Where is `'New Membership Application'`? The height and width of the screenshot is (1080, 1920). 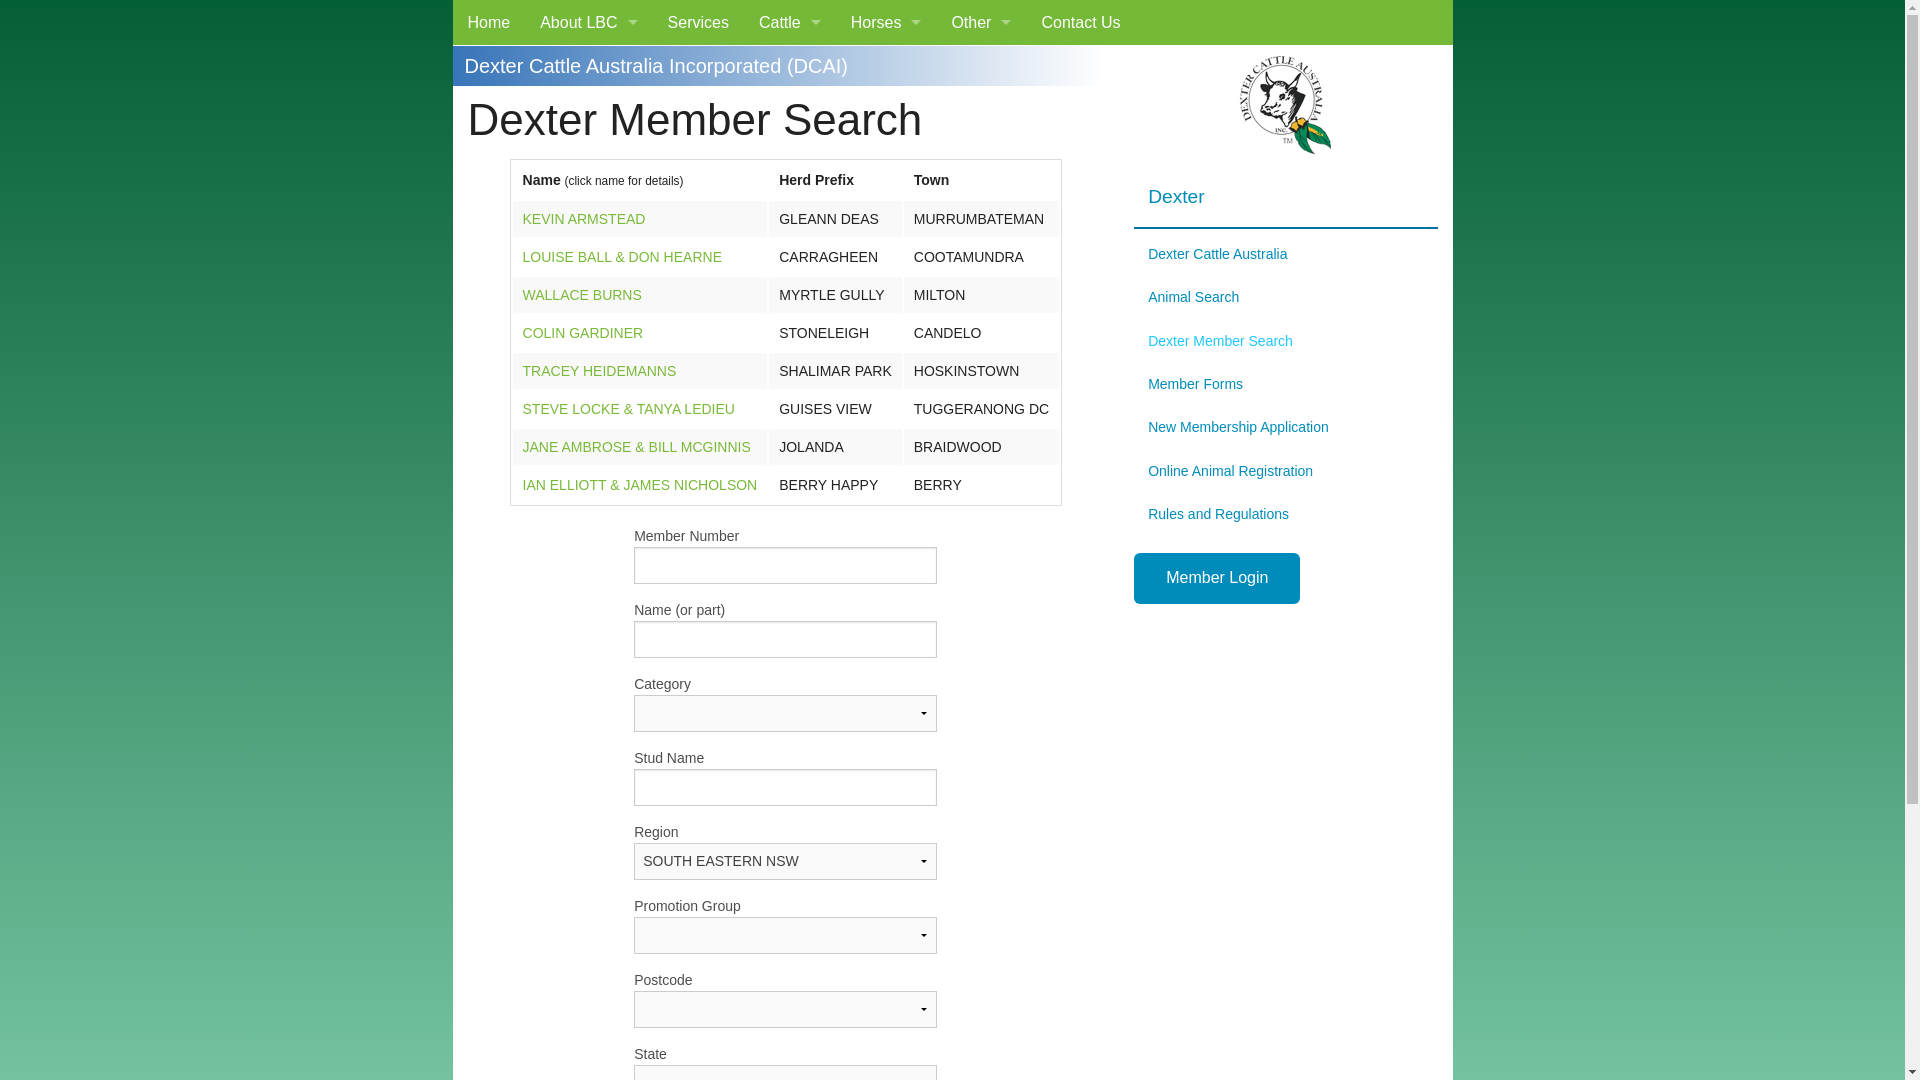
'New Membership Application' is located at coordinates (1133, 426).